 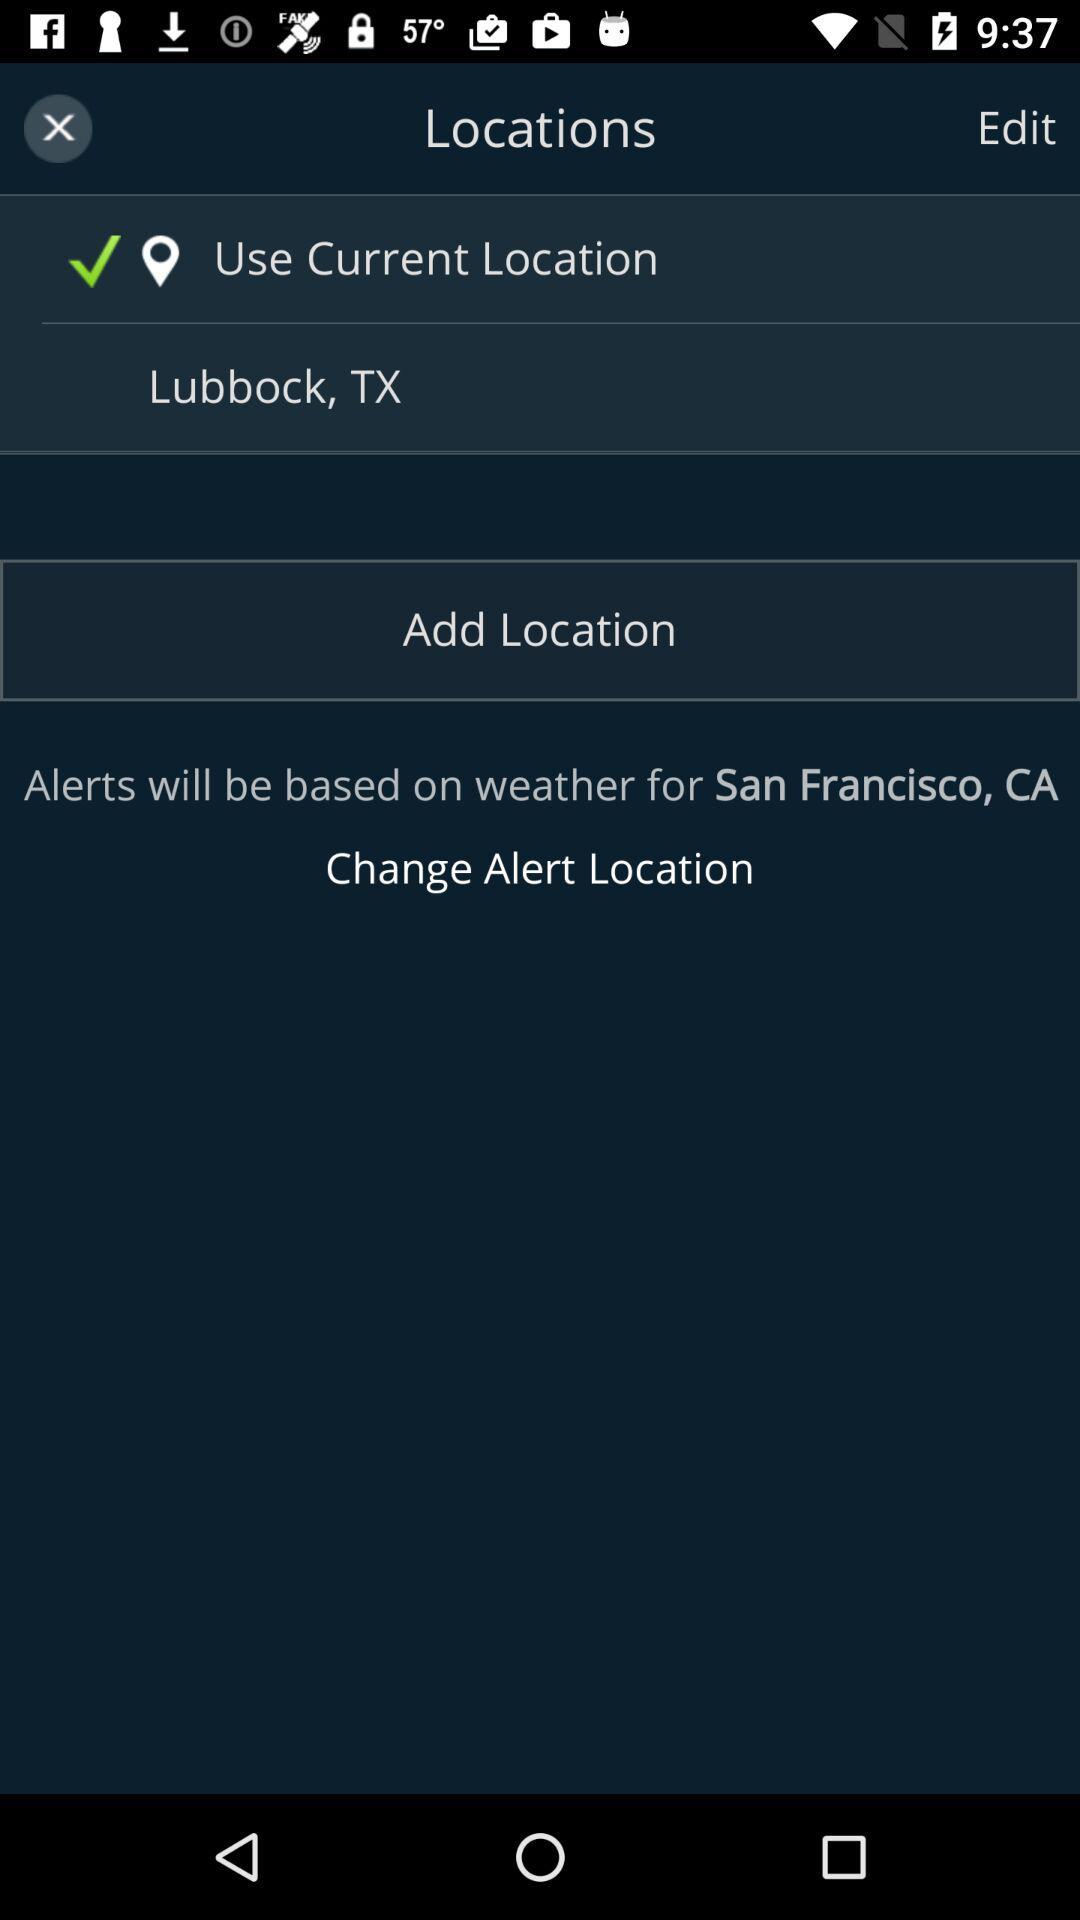 What do you see at coordinates (581, 258) in the screenshot?
I see `the use current location option` at bounding box center [581, 258].